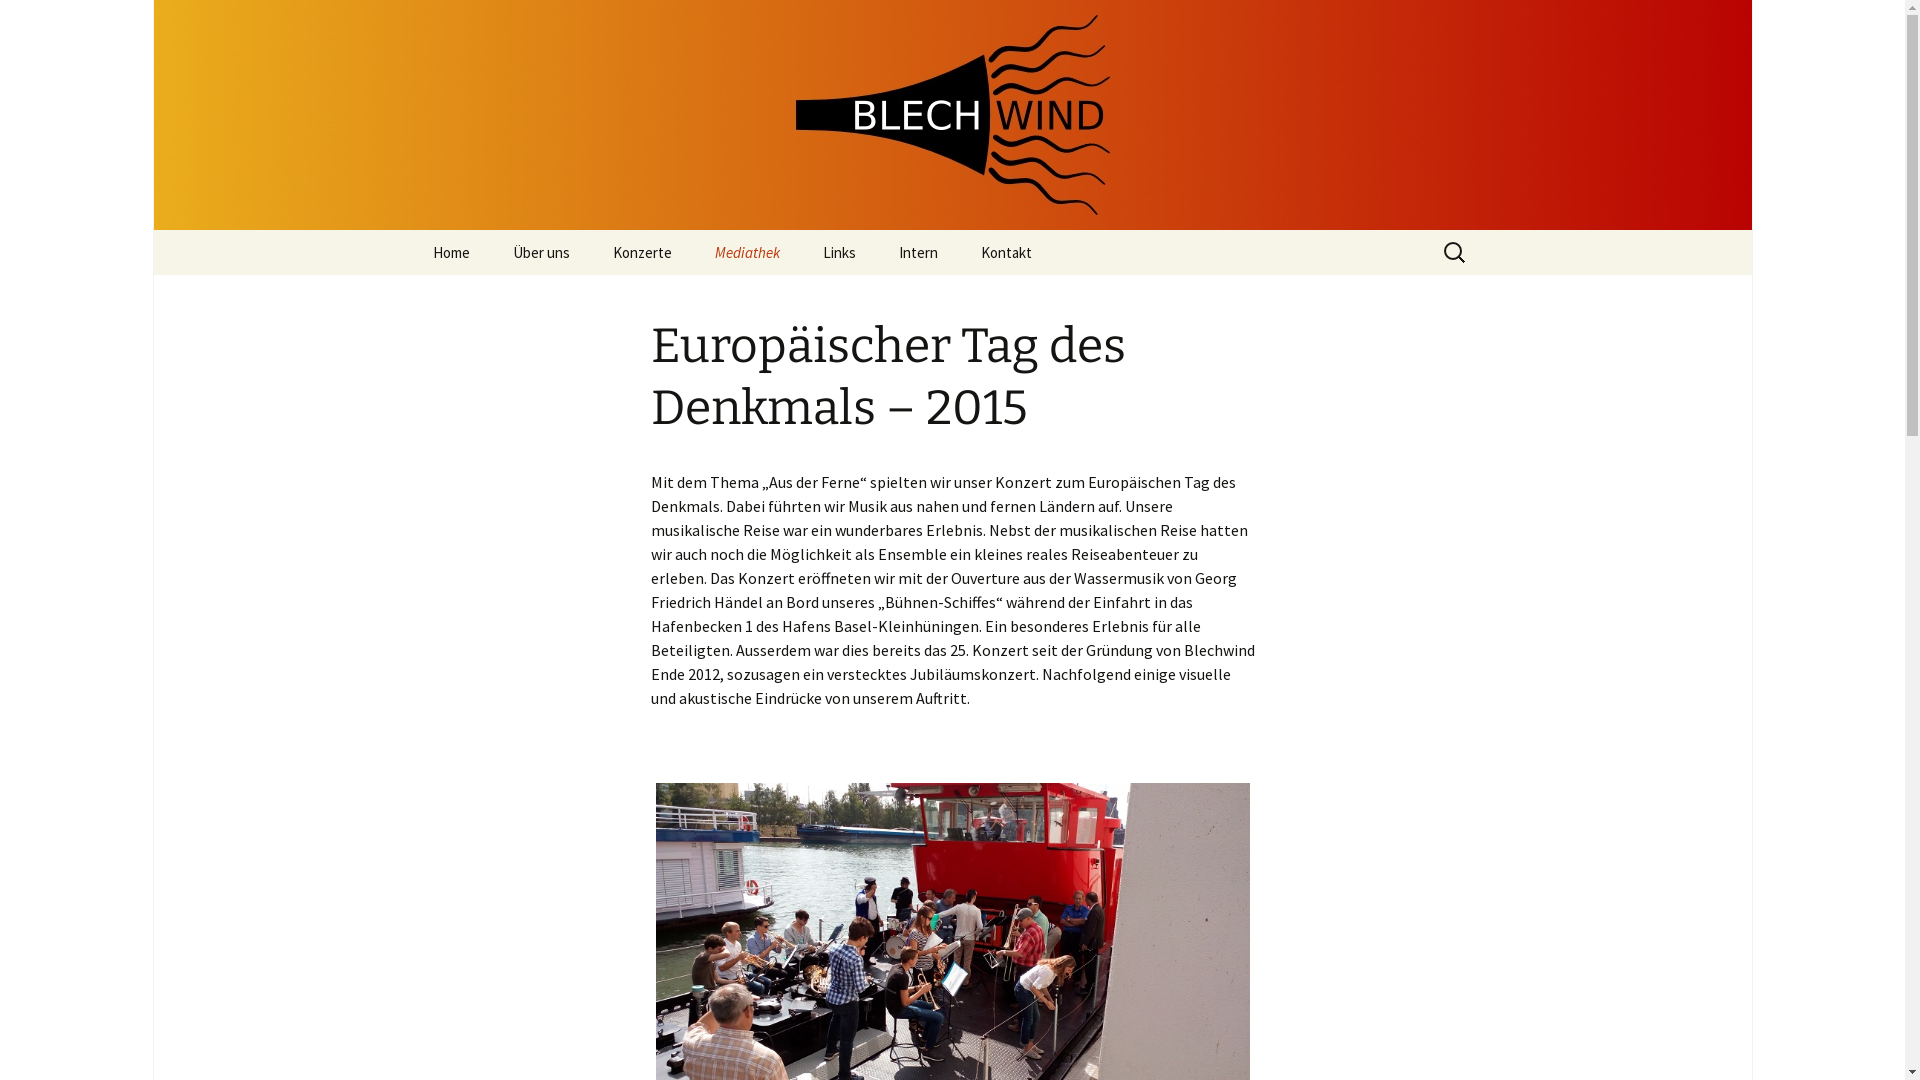 This screenshot has height=1080, width=1920. I want to click on 'Mediathek', so click(745, 251).